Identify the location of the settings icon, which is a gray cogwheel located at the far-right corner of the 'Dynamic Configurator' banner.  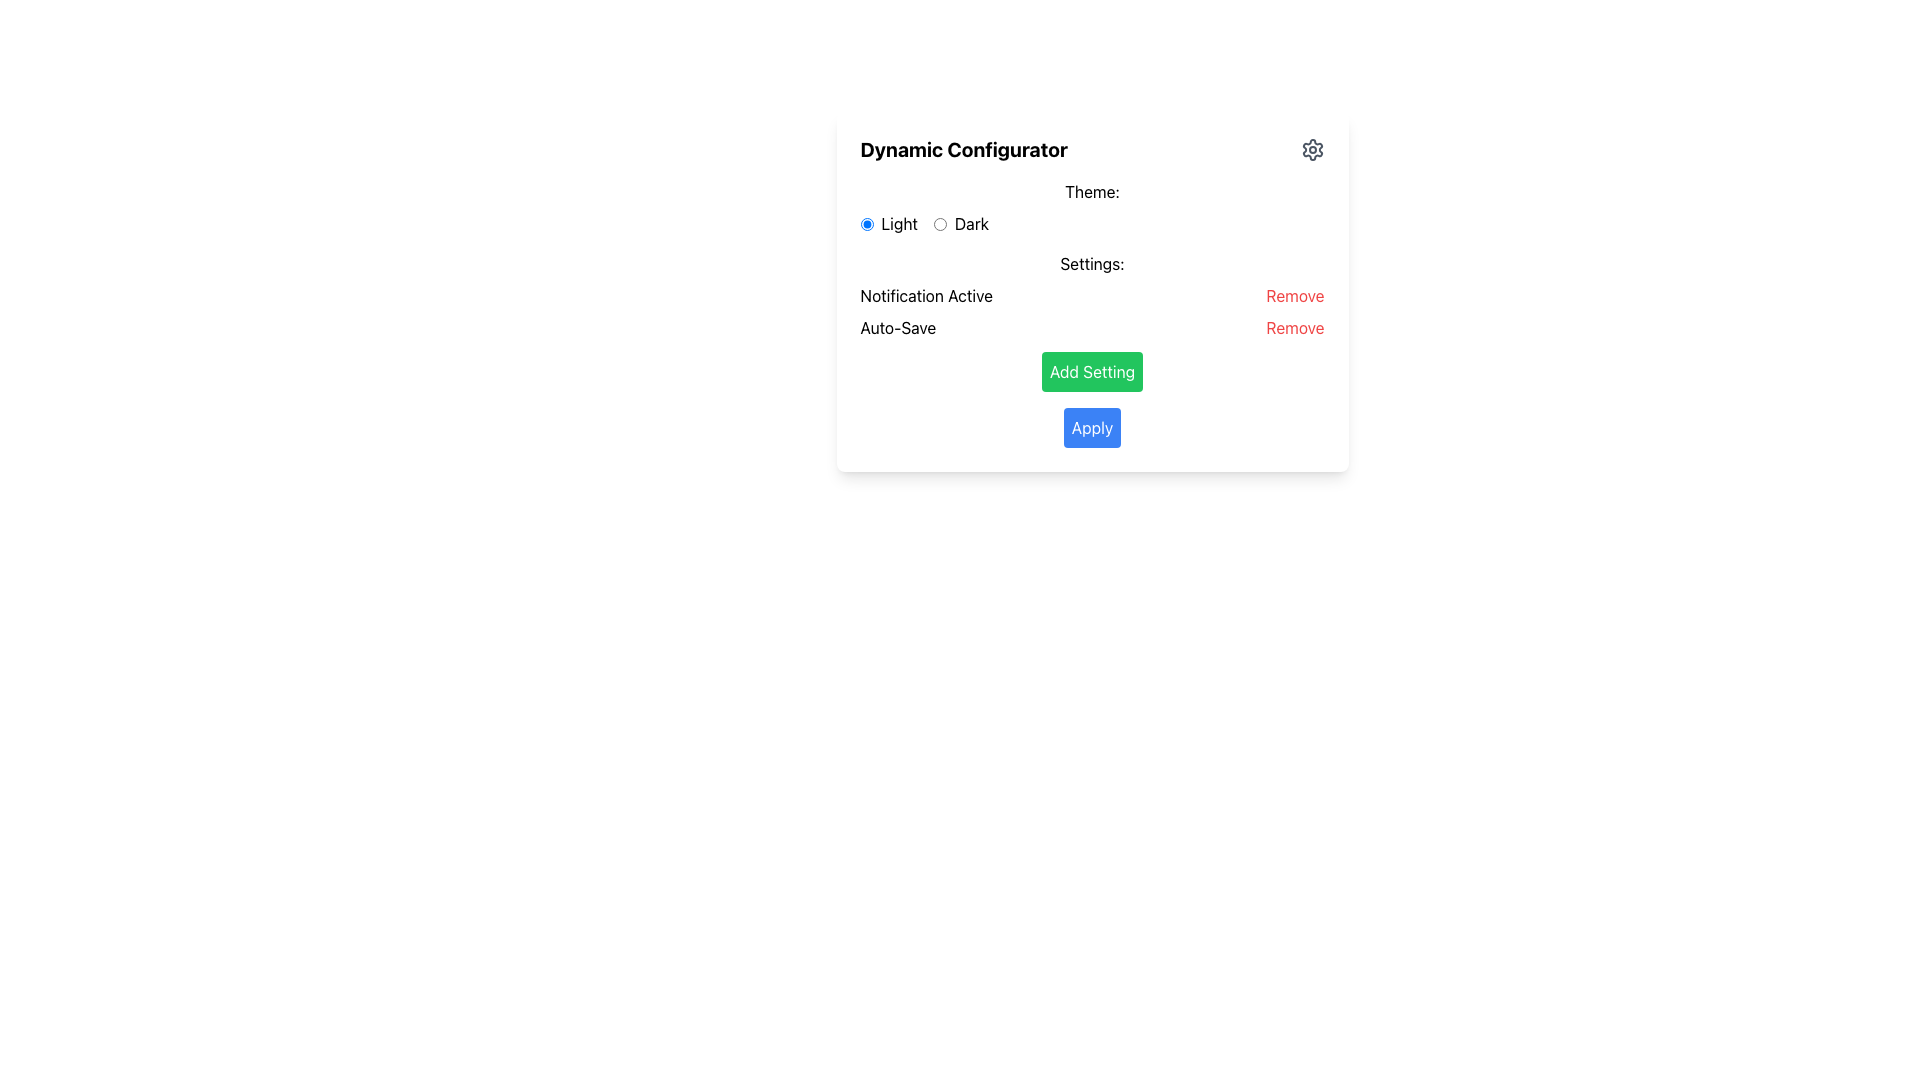
(1312, 149).